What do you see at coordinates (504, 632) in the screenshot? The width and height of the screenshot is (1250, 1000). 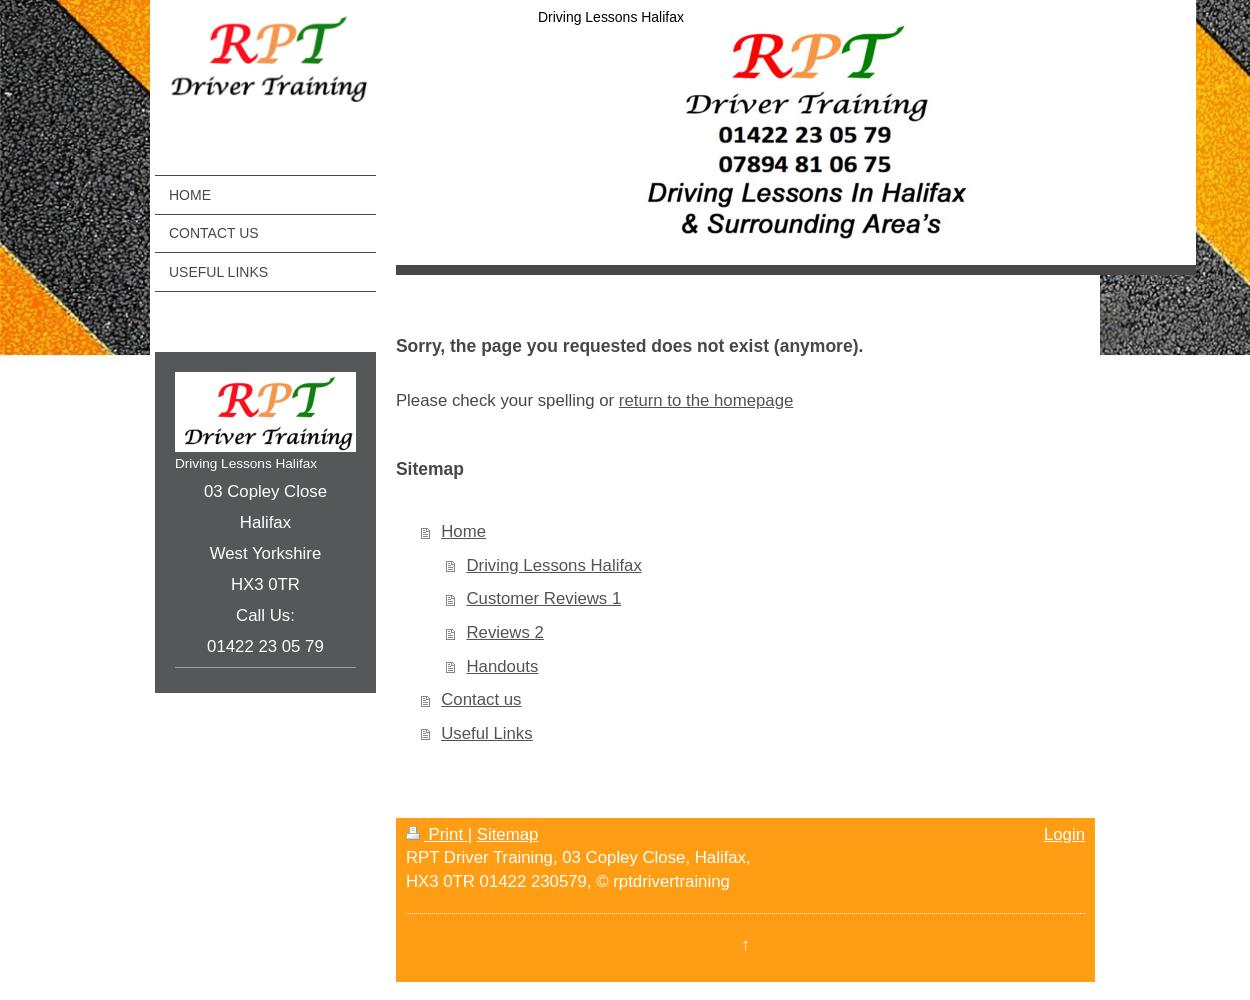 I see `'Reviews 2'` at bounding box center [504, 632].